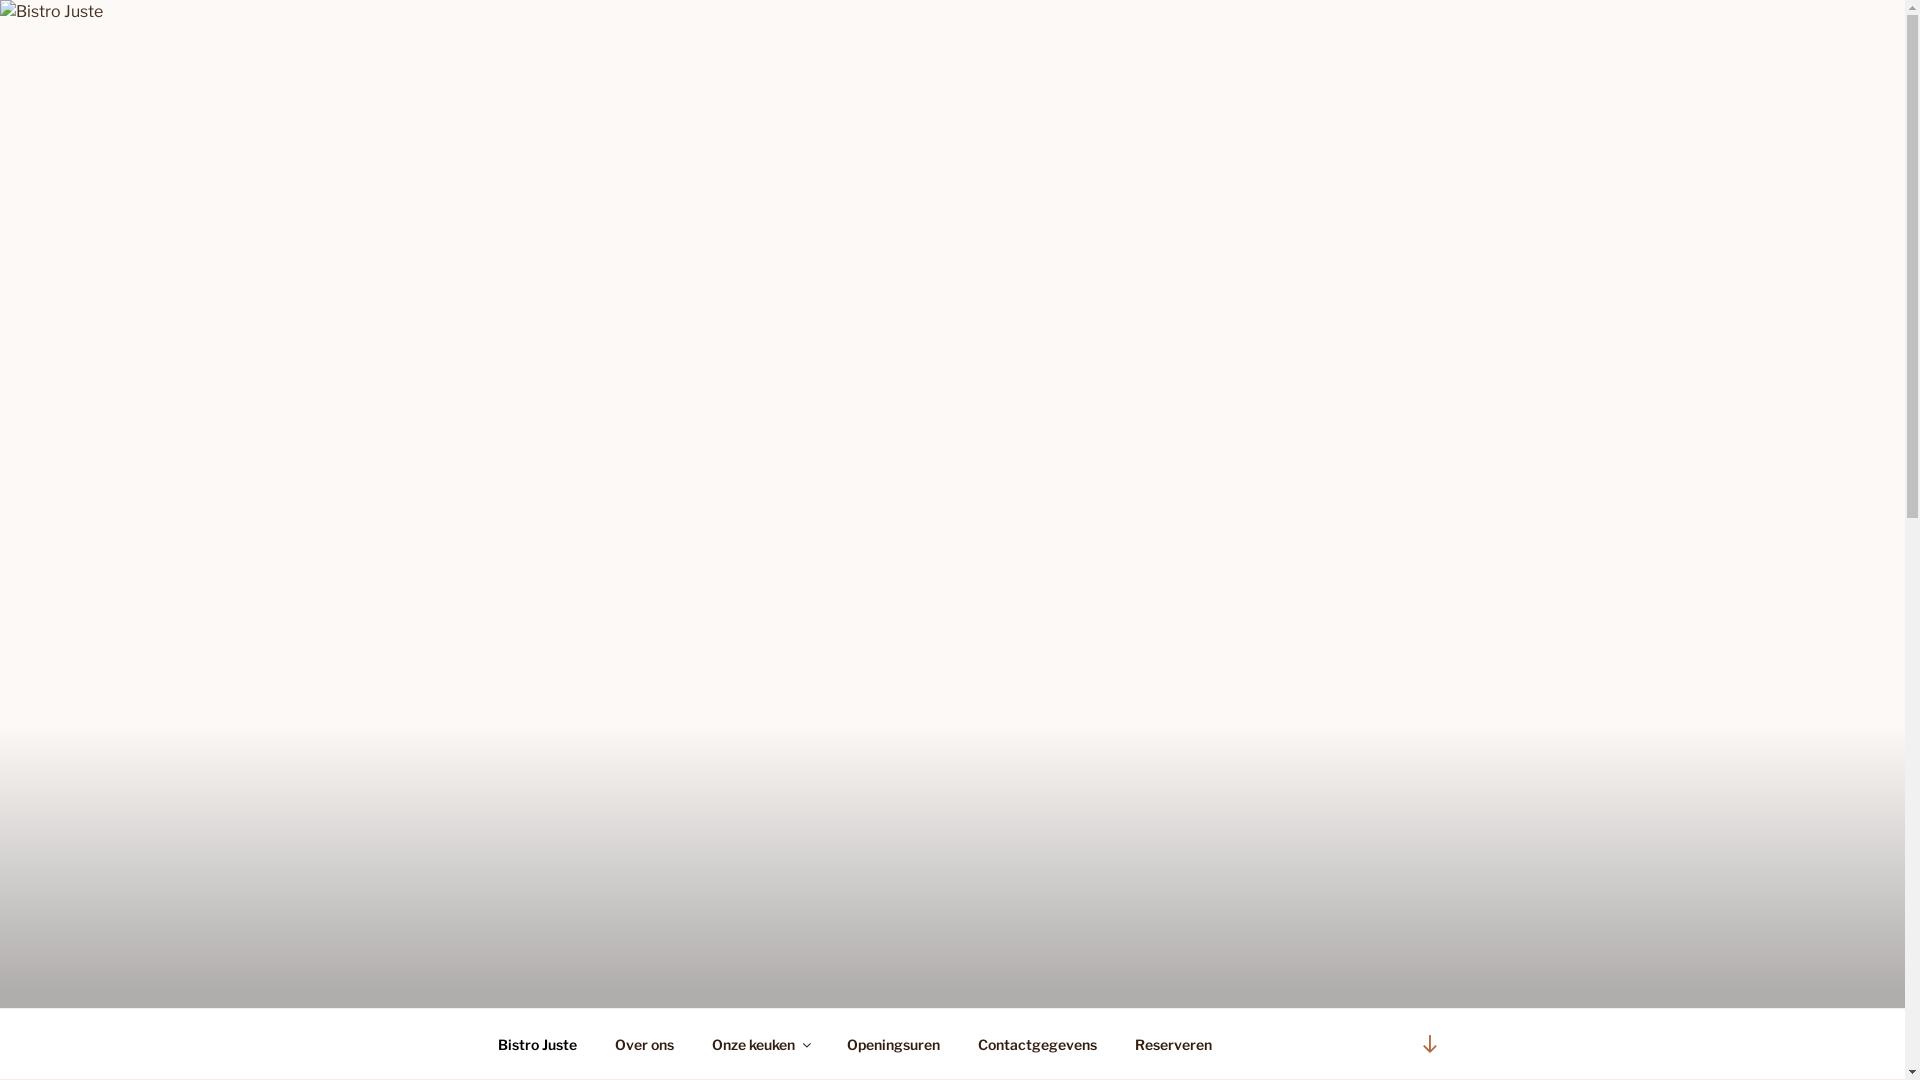 This screenshot has height=1080, width=1920. Describe the element at coordinates (1405, 1042) in the screenshot. I see `'Scroll omlaag naar de content'` at that location.